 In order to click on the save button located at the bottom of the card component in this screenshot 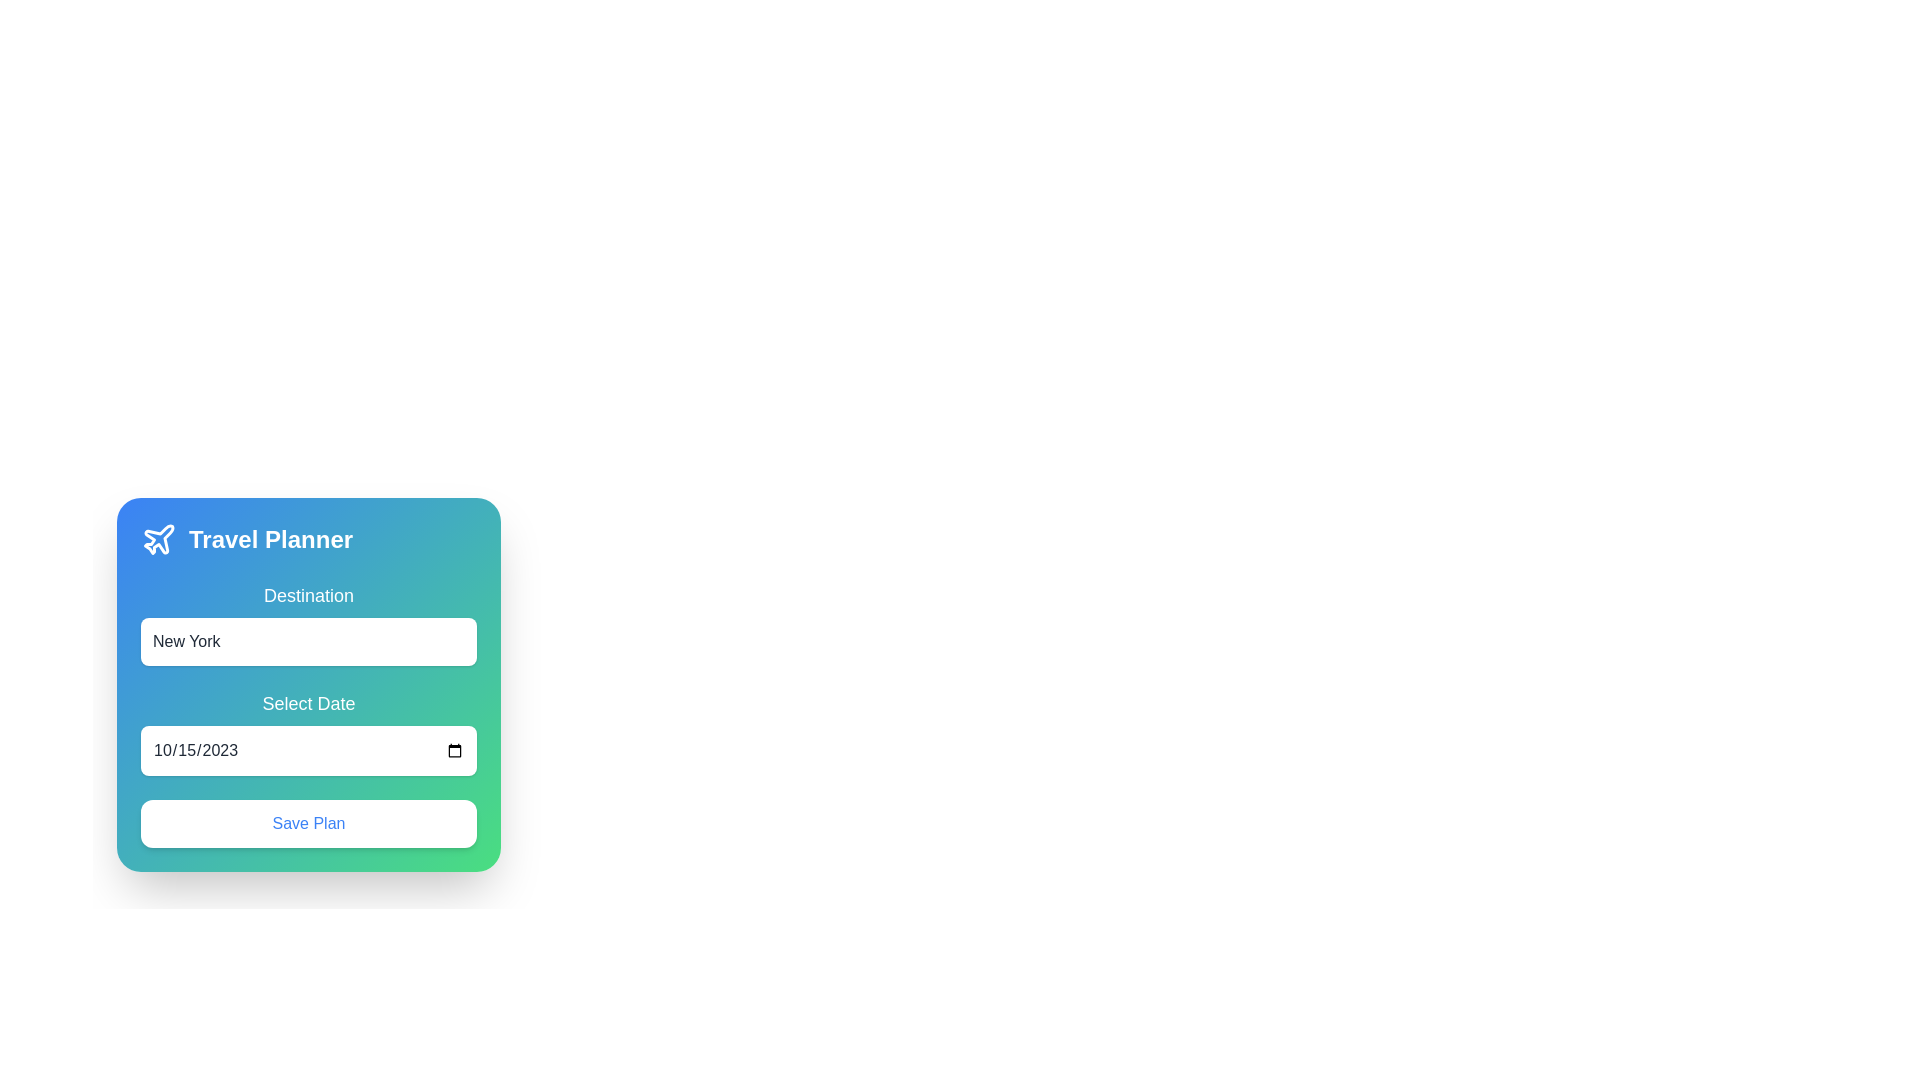, I will do `click(307, 824)`.